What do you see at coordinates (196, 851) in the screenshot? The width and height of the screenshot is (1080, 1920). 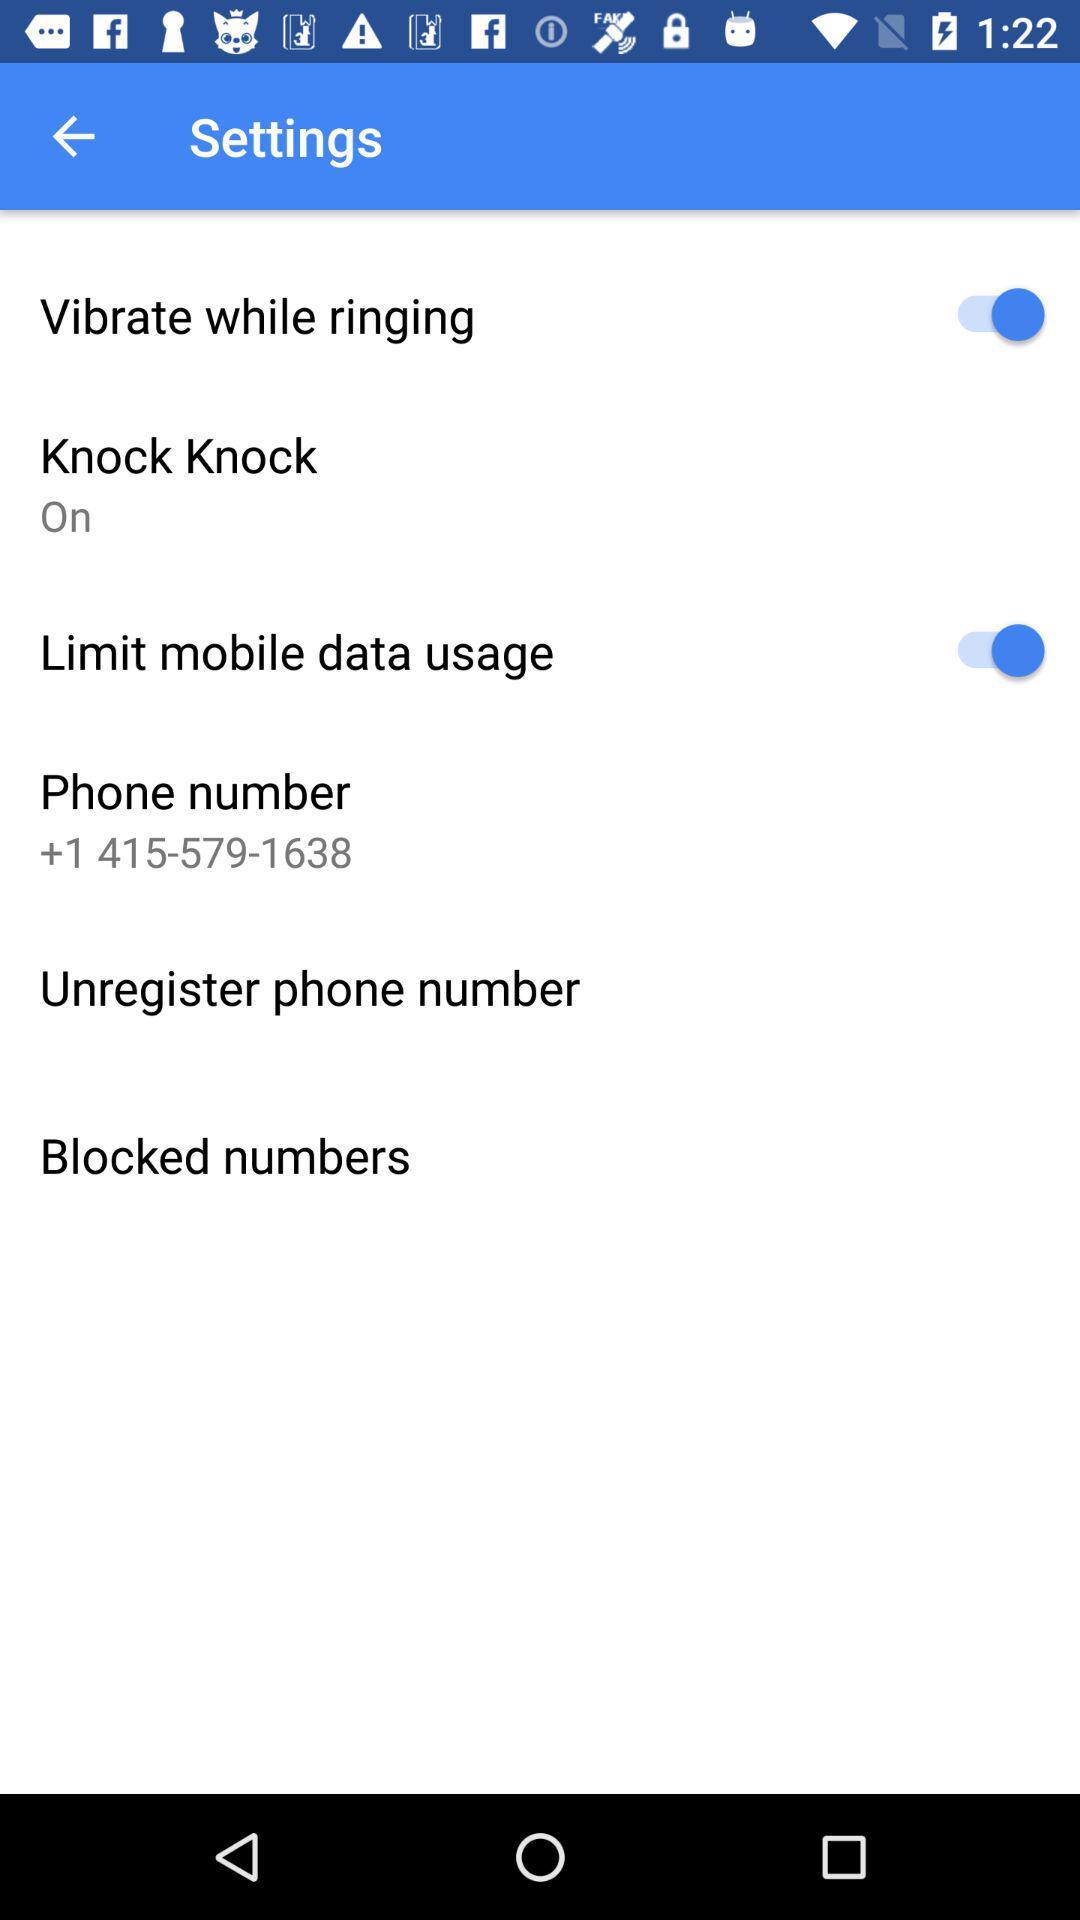 I see `icon above the unregister phone number icon` at bounding box center [196, 851].